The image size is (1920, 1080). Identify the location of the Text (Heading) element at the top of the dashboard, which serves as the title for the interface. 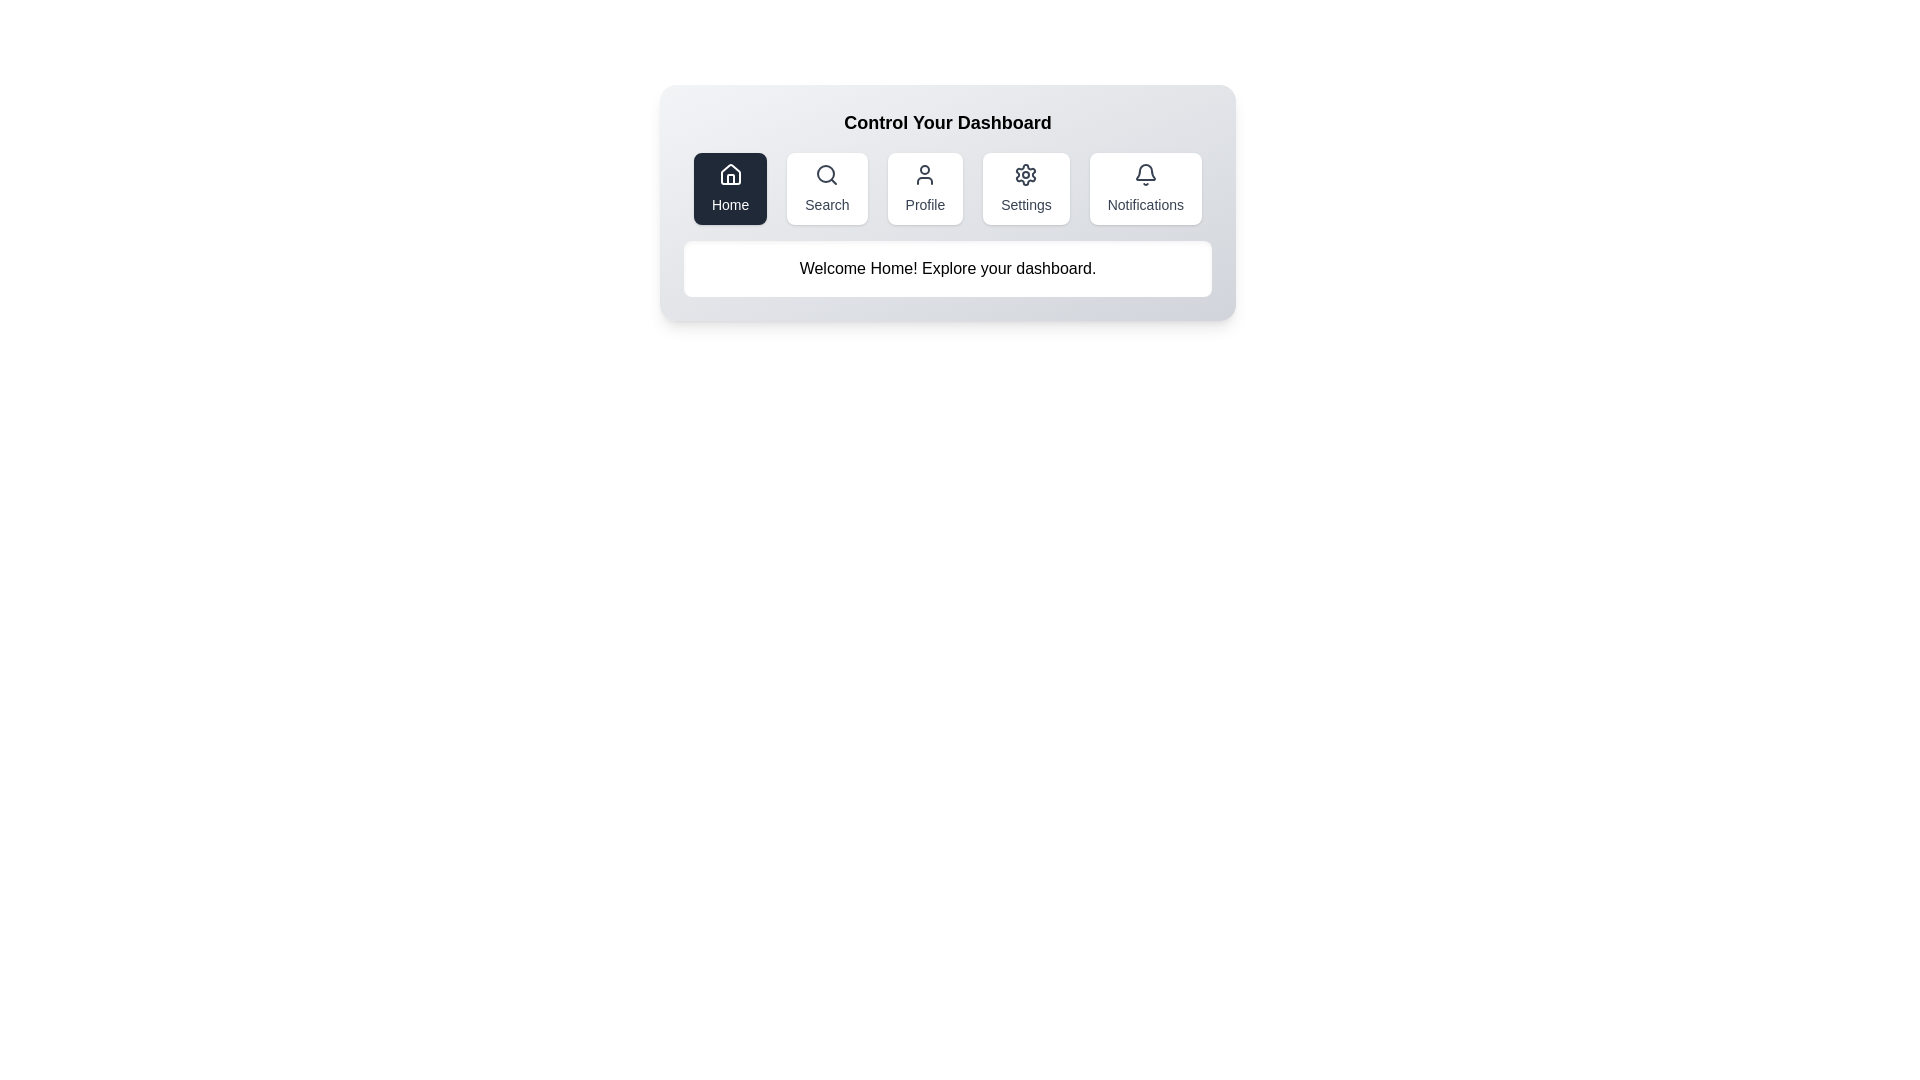
(947, 123).